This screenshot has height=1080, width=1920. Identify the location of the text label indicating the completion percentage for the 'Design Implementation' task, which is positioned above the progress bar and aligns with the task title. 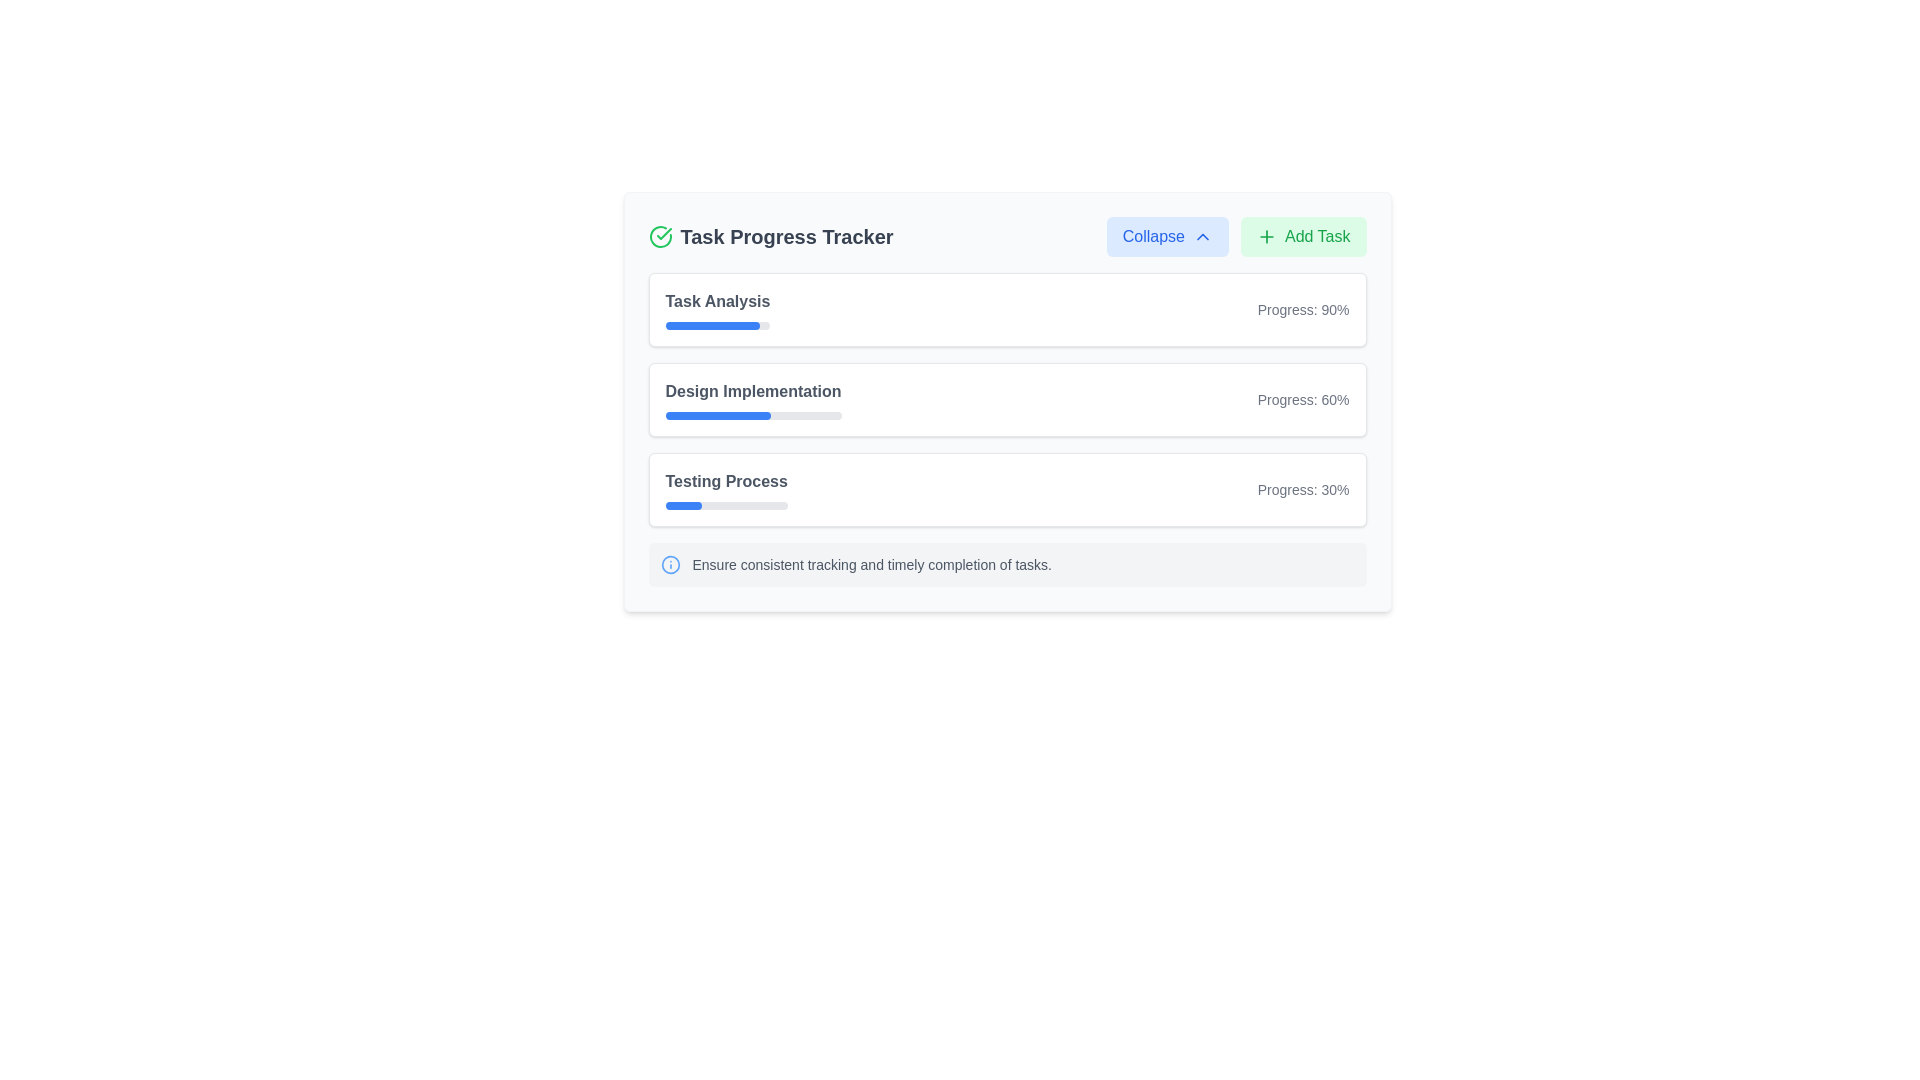
(1303, 400).